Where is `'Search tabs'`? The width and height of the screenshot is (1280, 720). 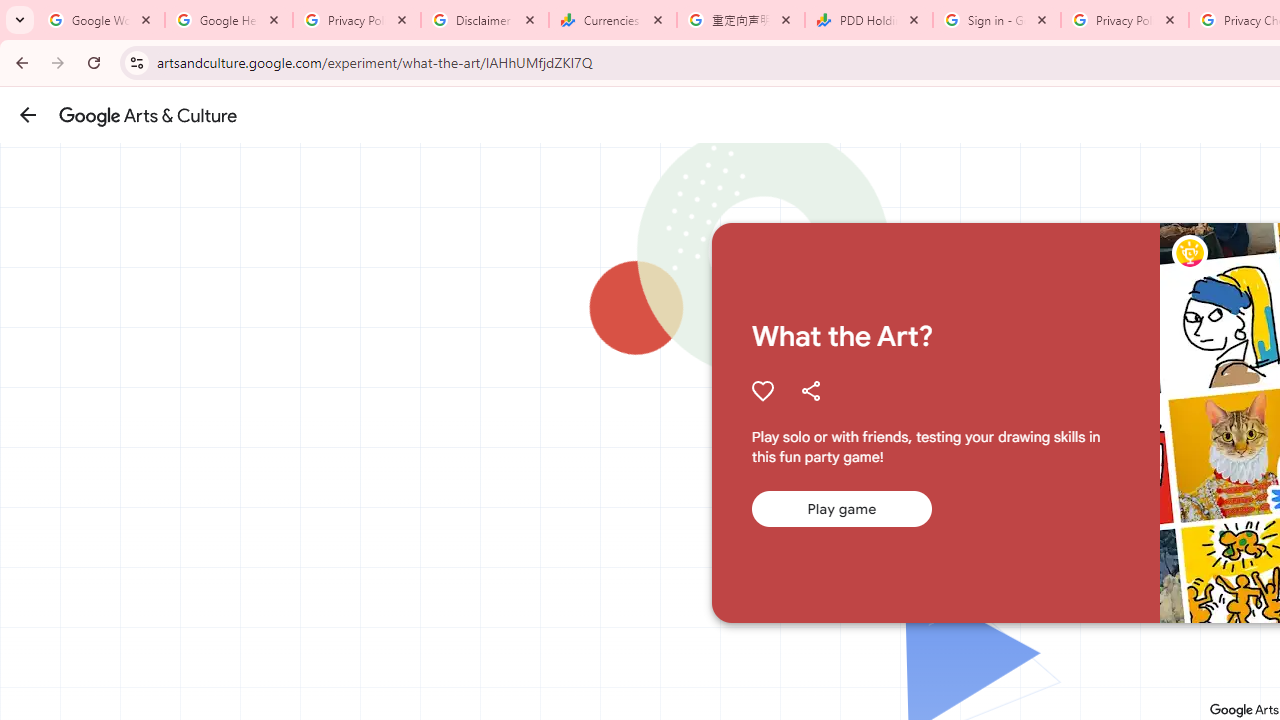 'Search tabs' is located at coordinates (20, 20).